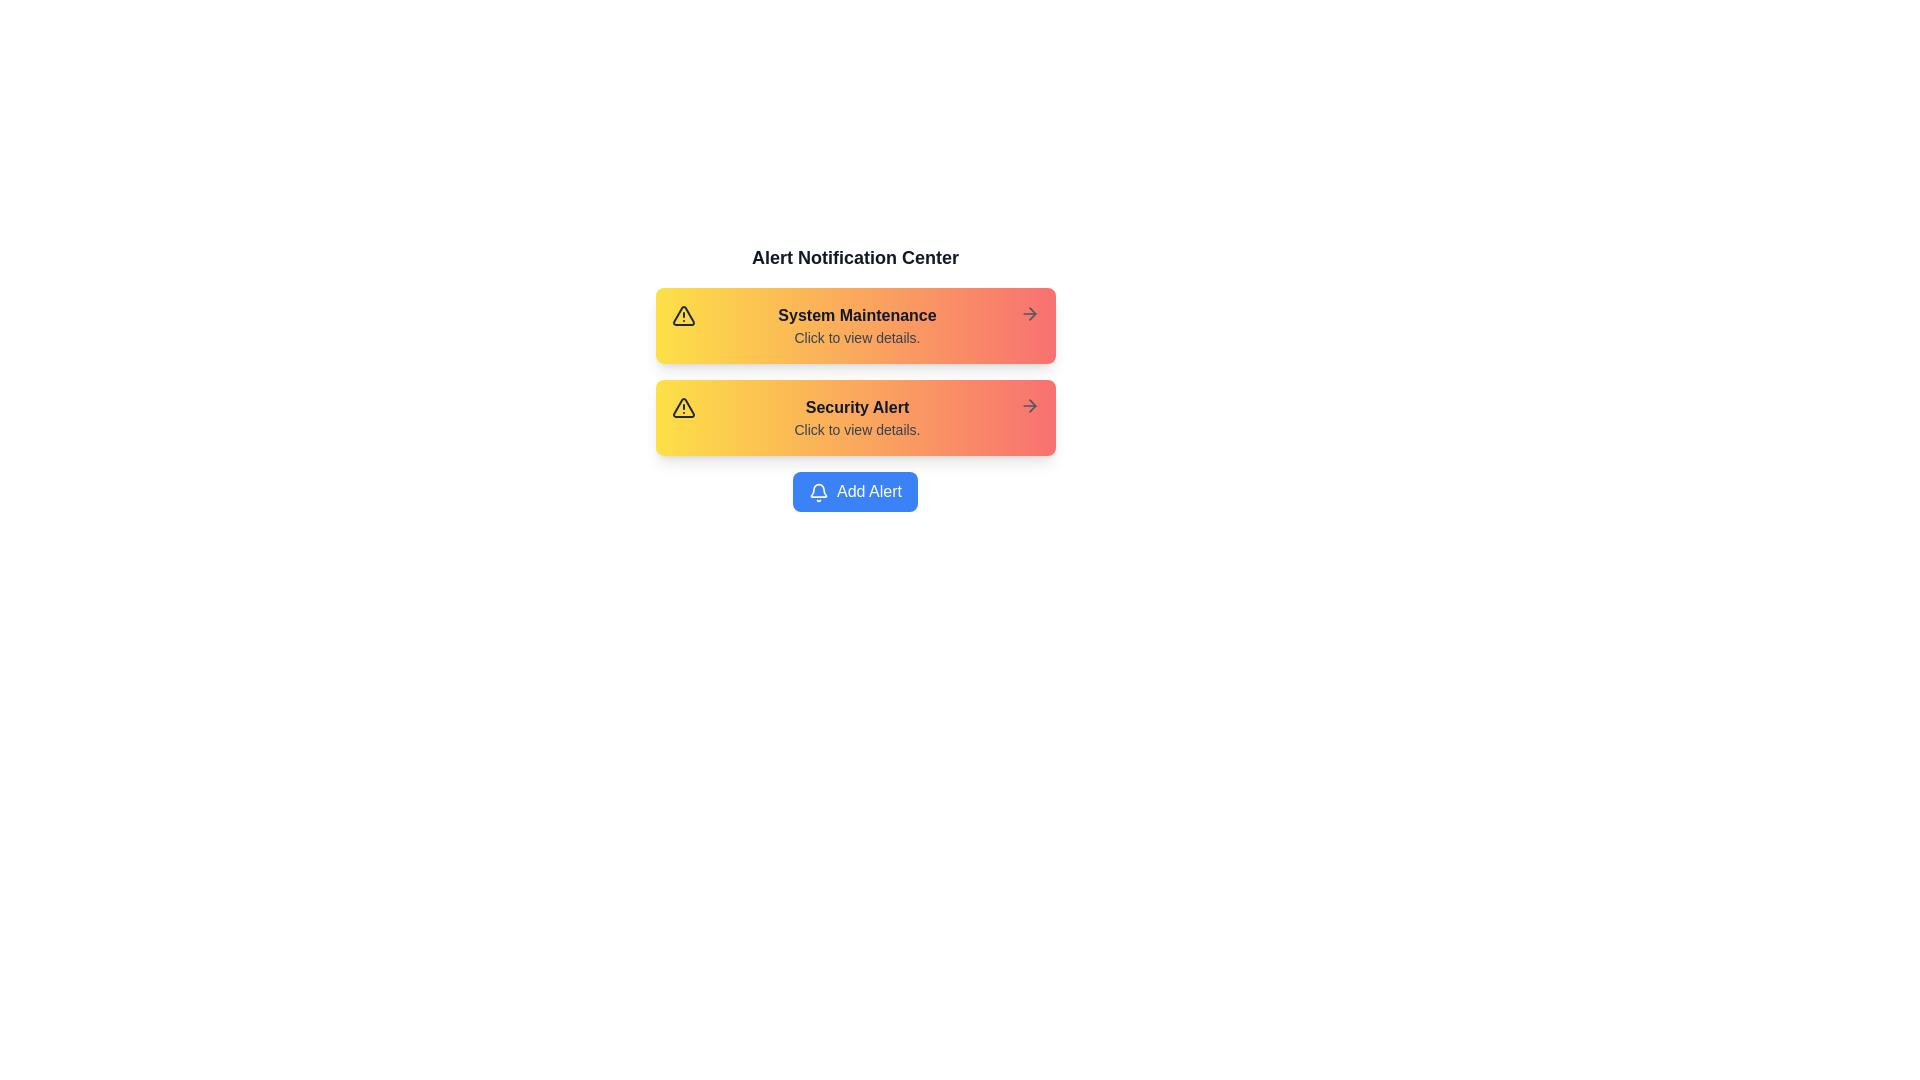 This screenshot has width=1920, height=1080. I want to click on the alert icon for Security Alert, so click(683, 407).